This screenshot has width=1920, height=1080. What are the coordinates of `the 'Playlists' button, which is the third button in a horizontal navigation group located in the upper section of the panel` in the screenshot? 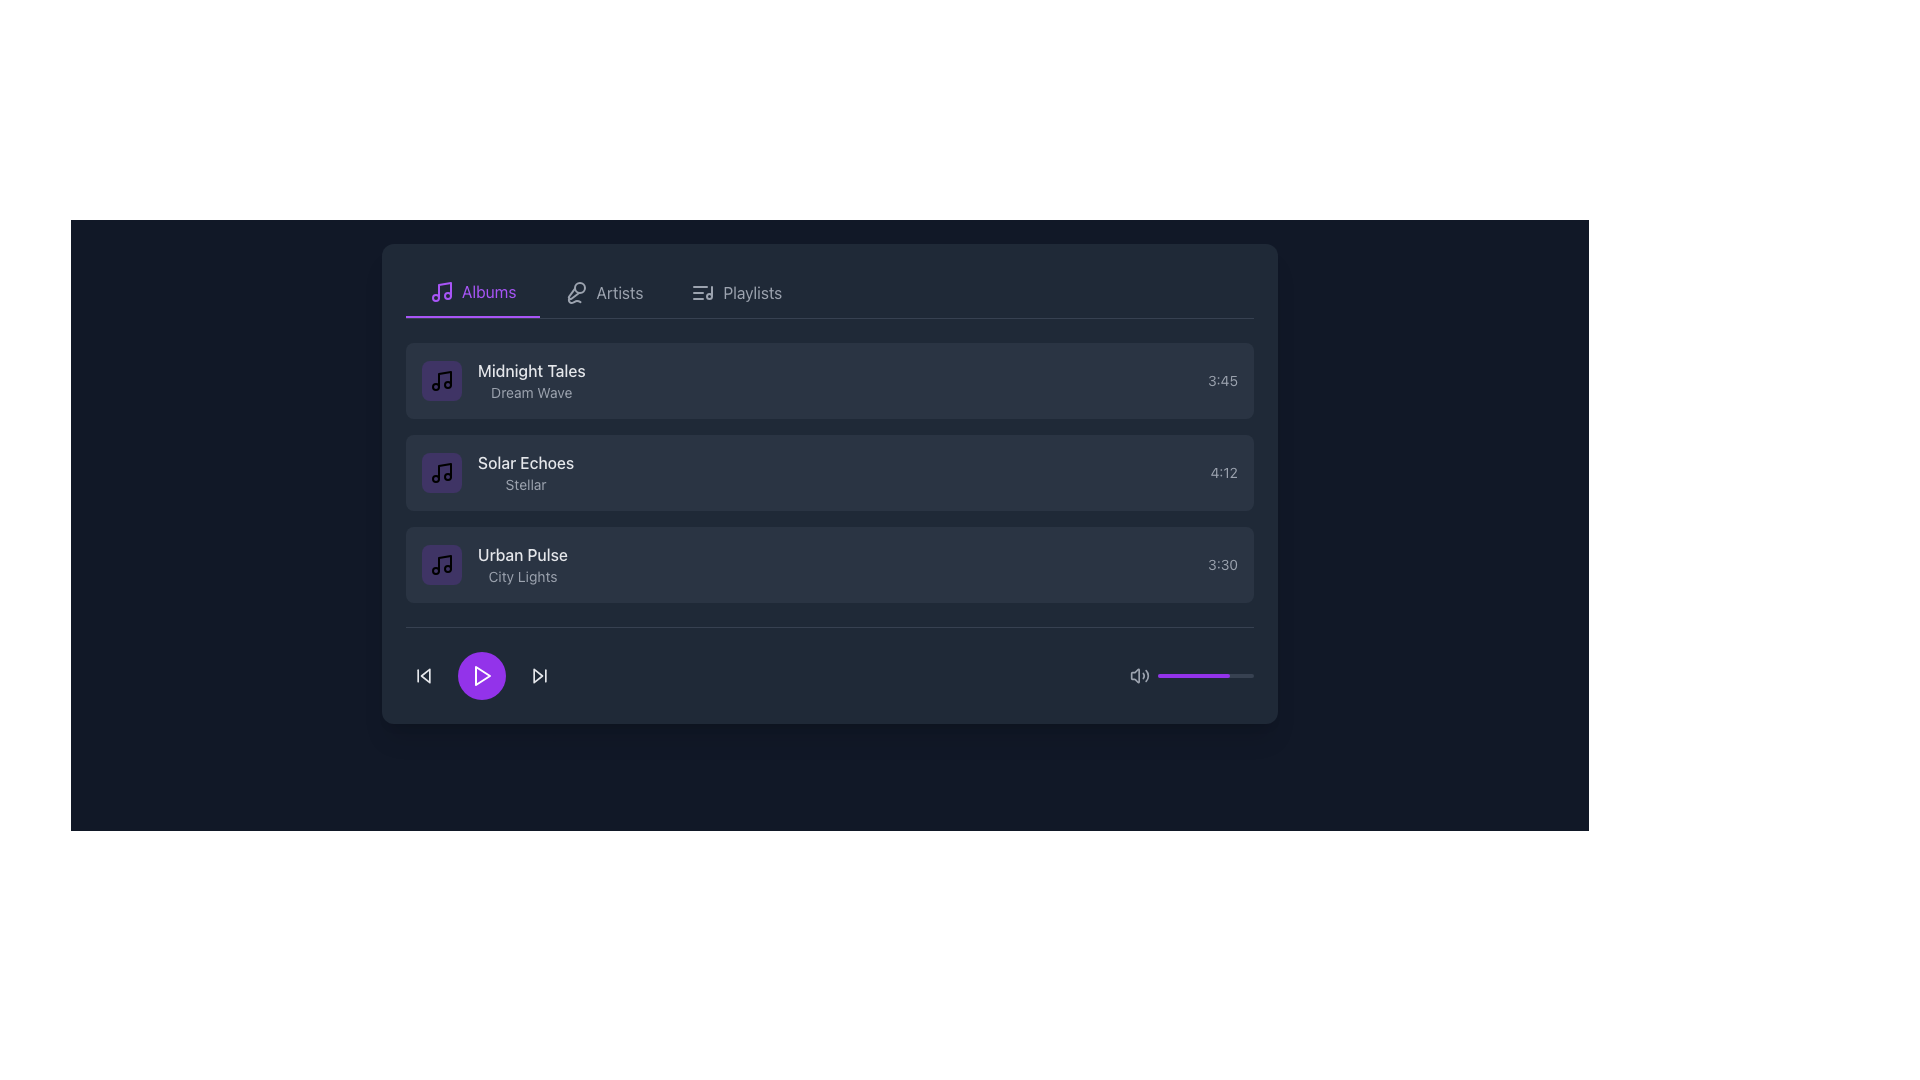 It's located at (735, 293).